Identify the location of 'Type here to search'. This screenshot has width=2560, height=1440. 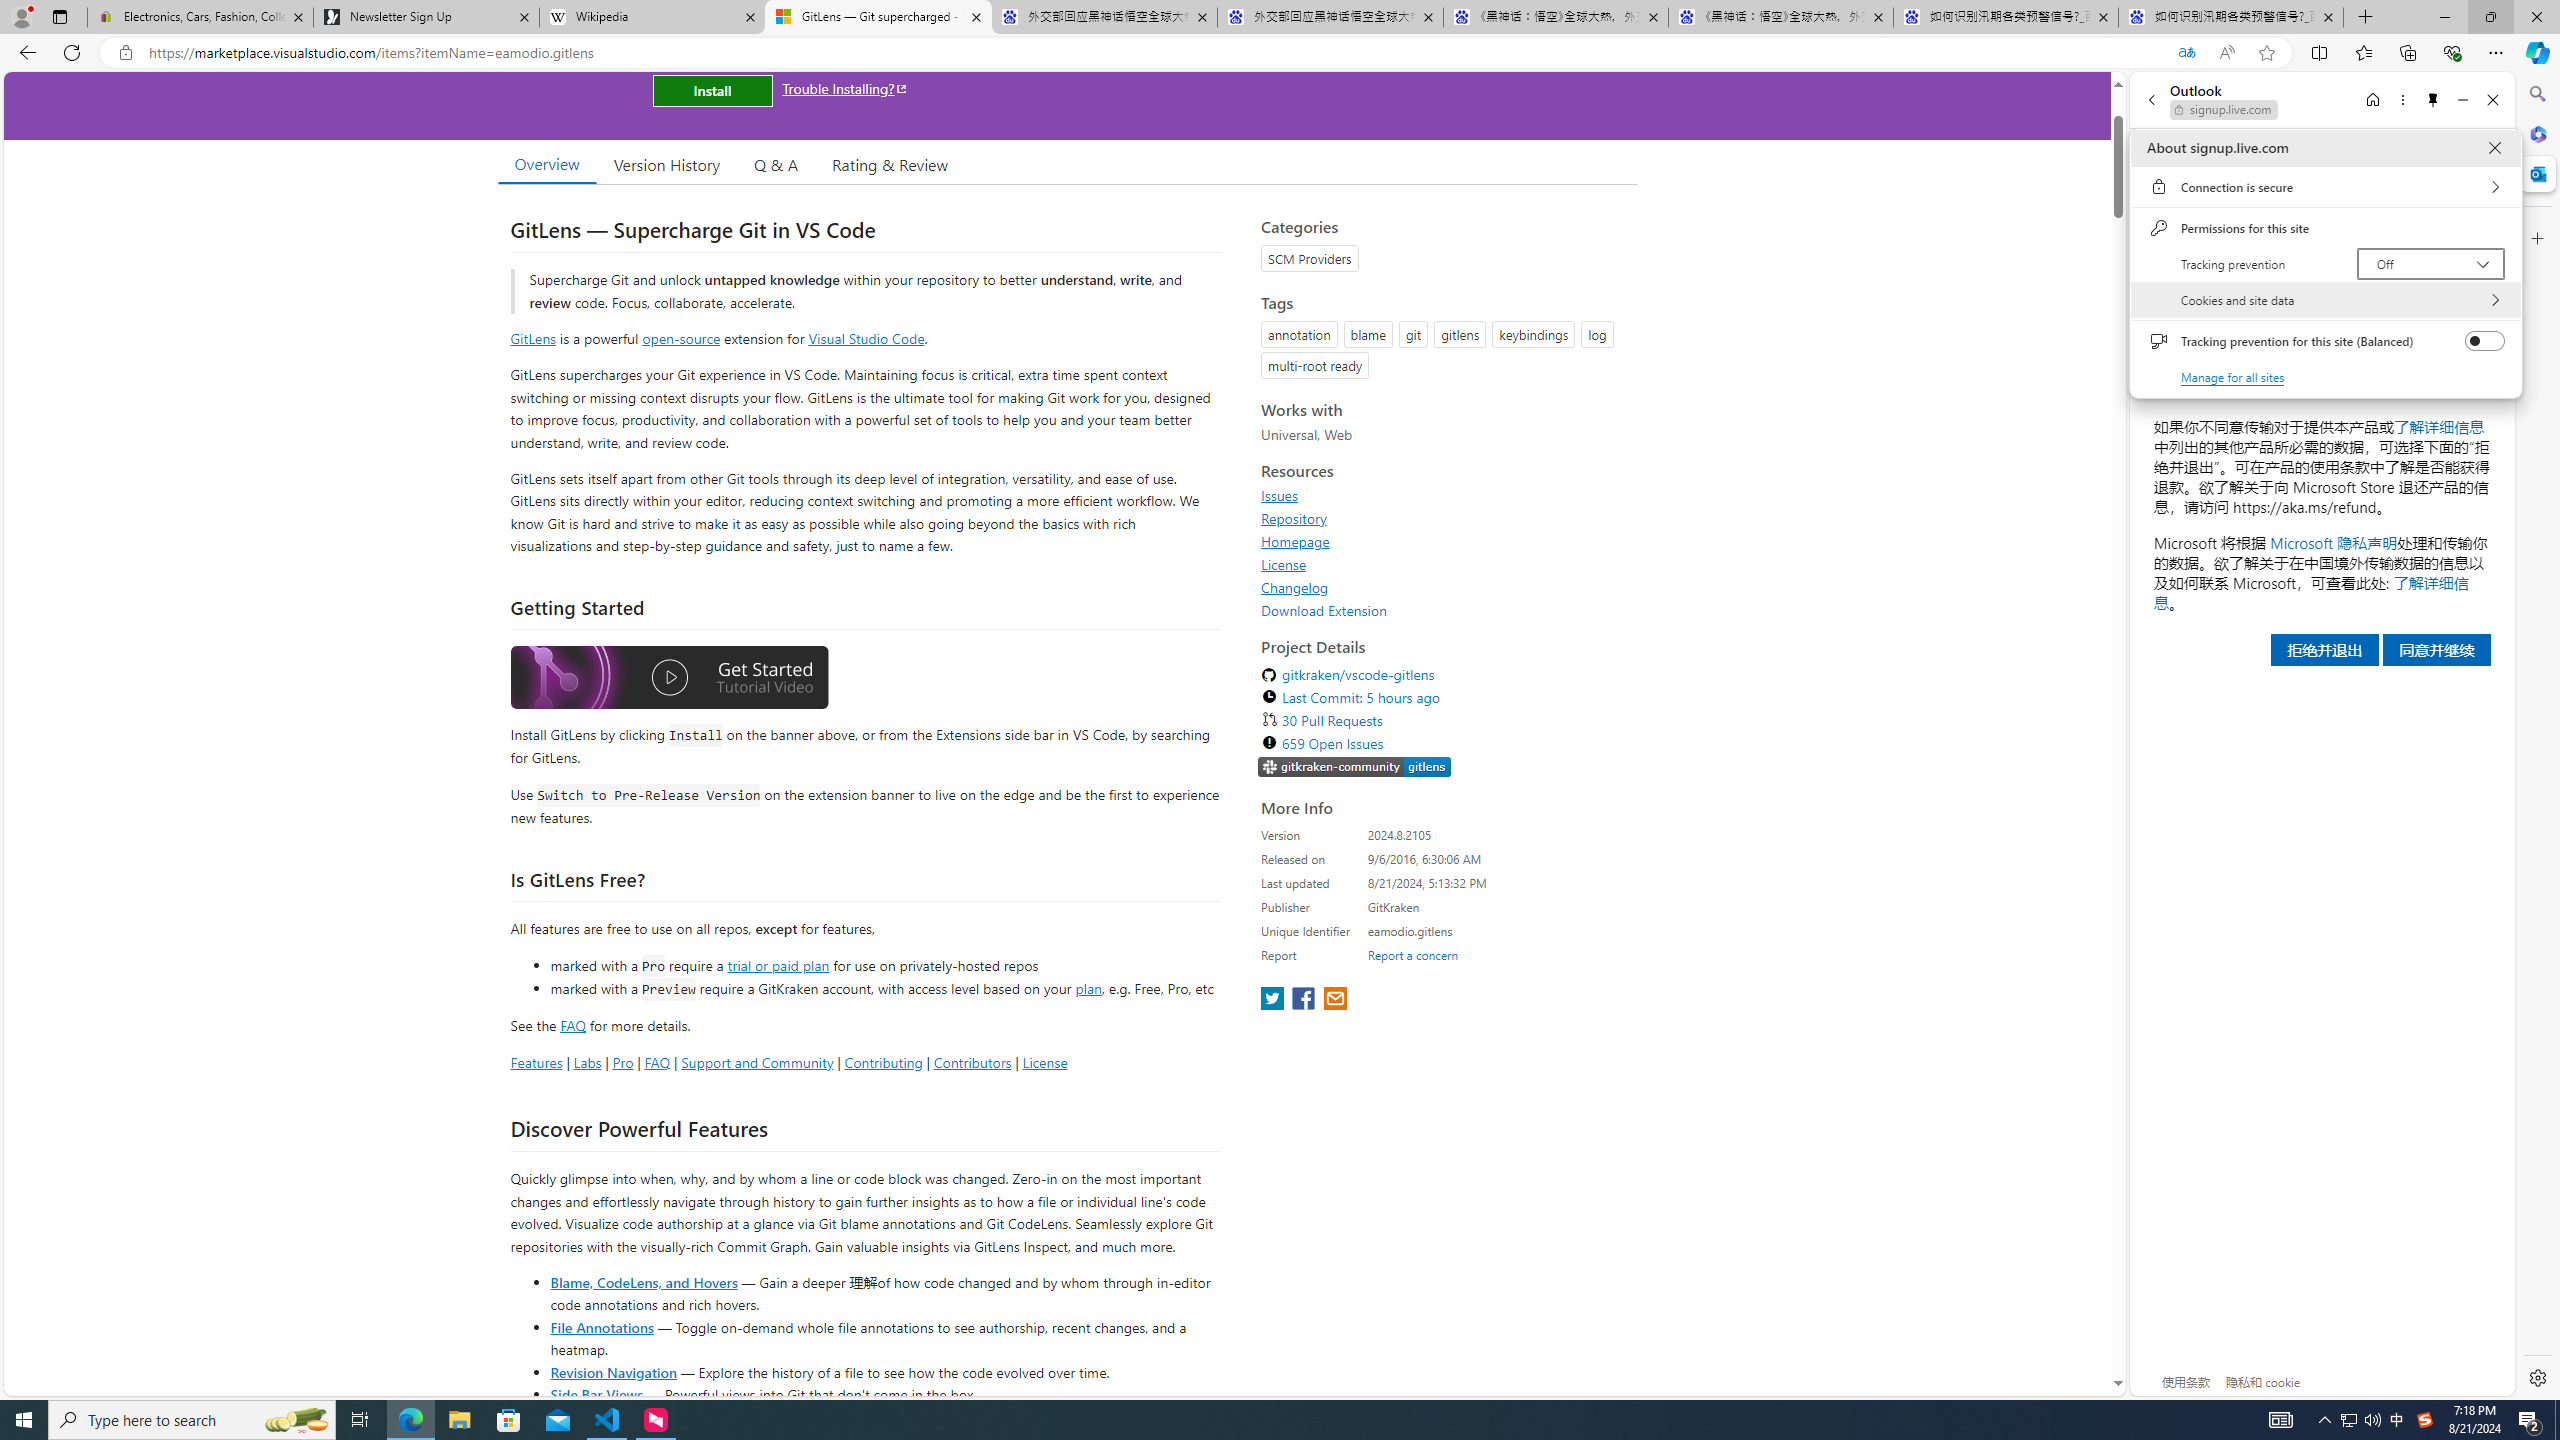
(191, 1418).